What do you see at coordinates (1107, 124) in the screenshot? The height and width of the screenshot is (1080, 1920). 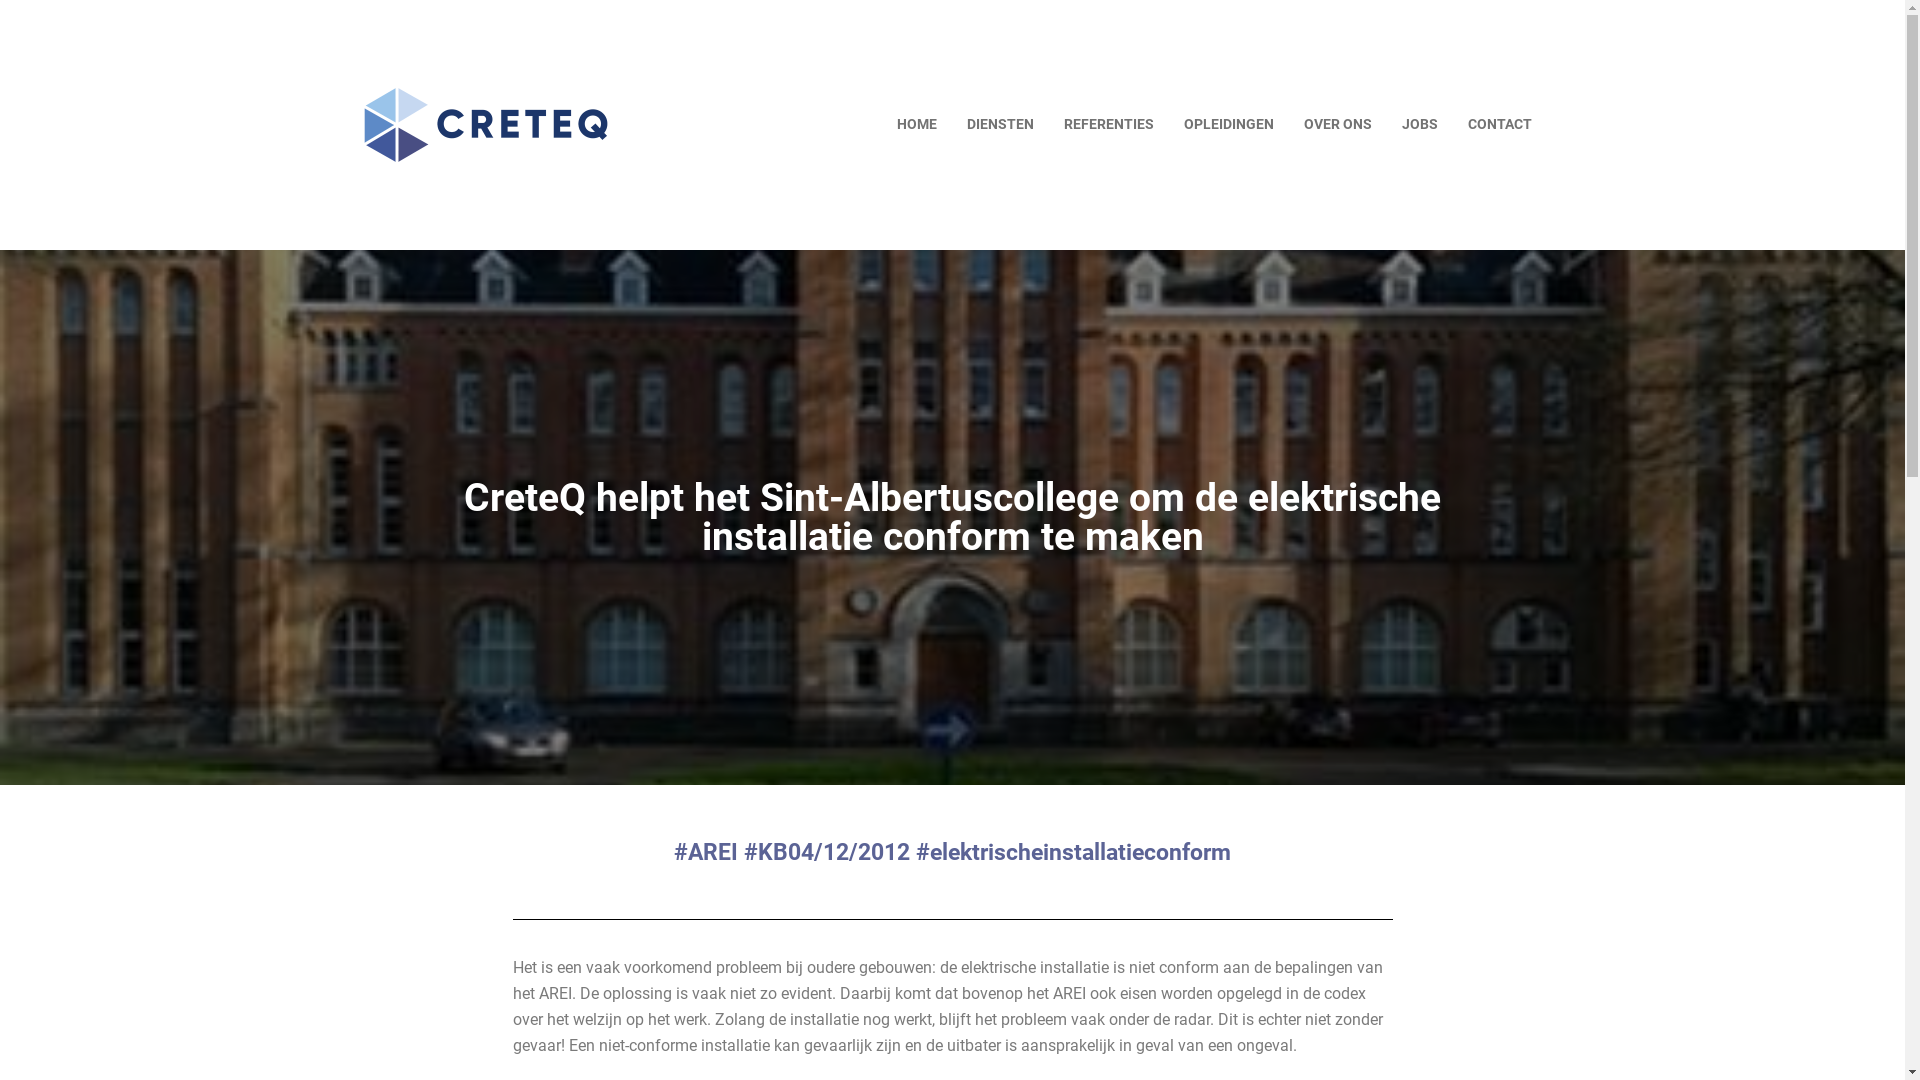 I see `'REFERENTIES'` at bounding box center [1107, 124].